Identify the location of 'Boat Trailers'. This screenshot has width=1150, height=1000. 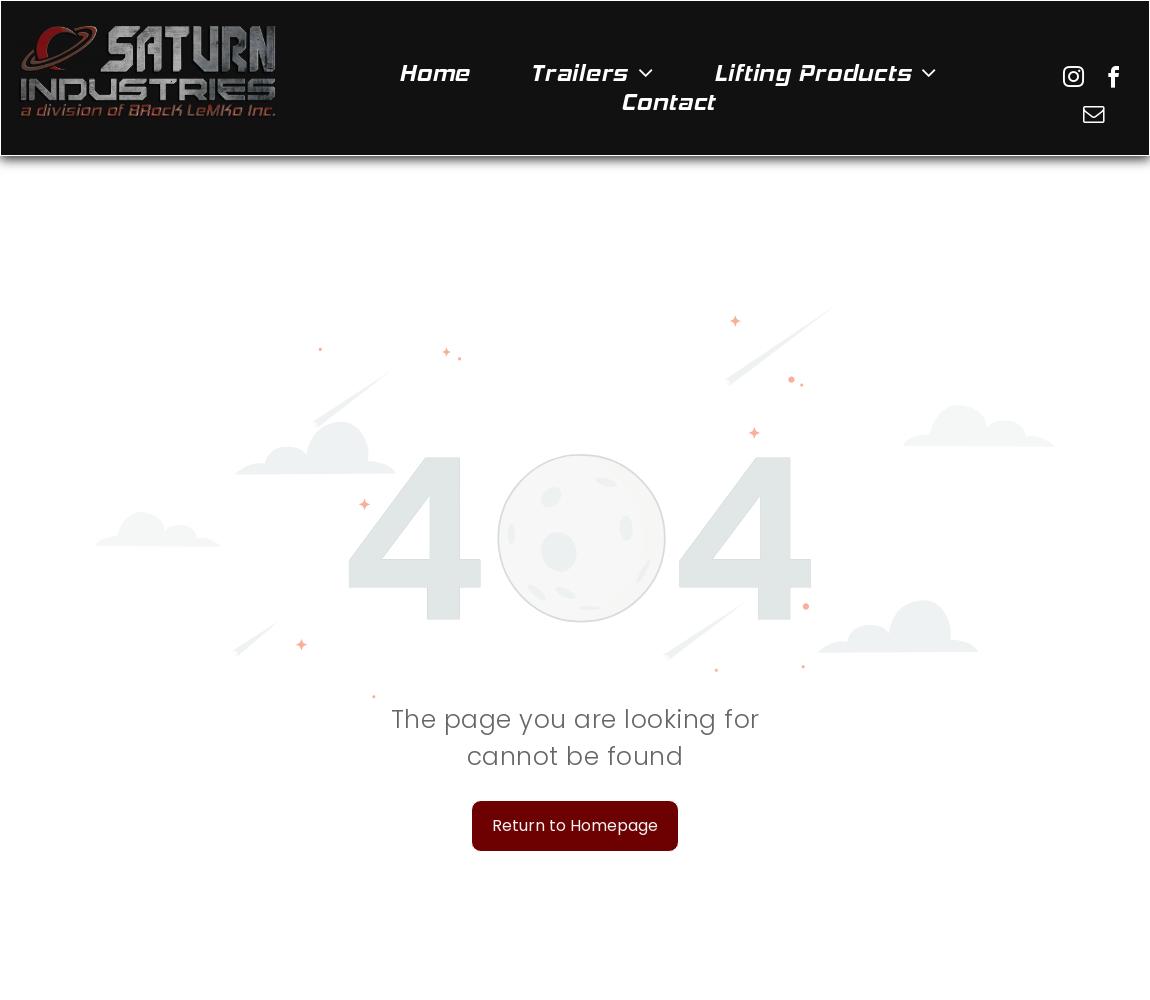
(544, 164).